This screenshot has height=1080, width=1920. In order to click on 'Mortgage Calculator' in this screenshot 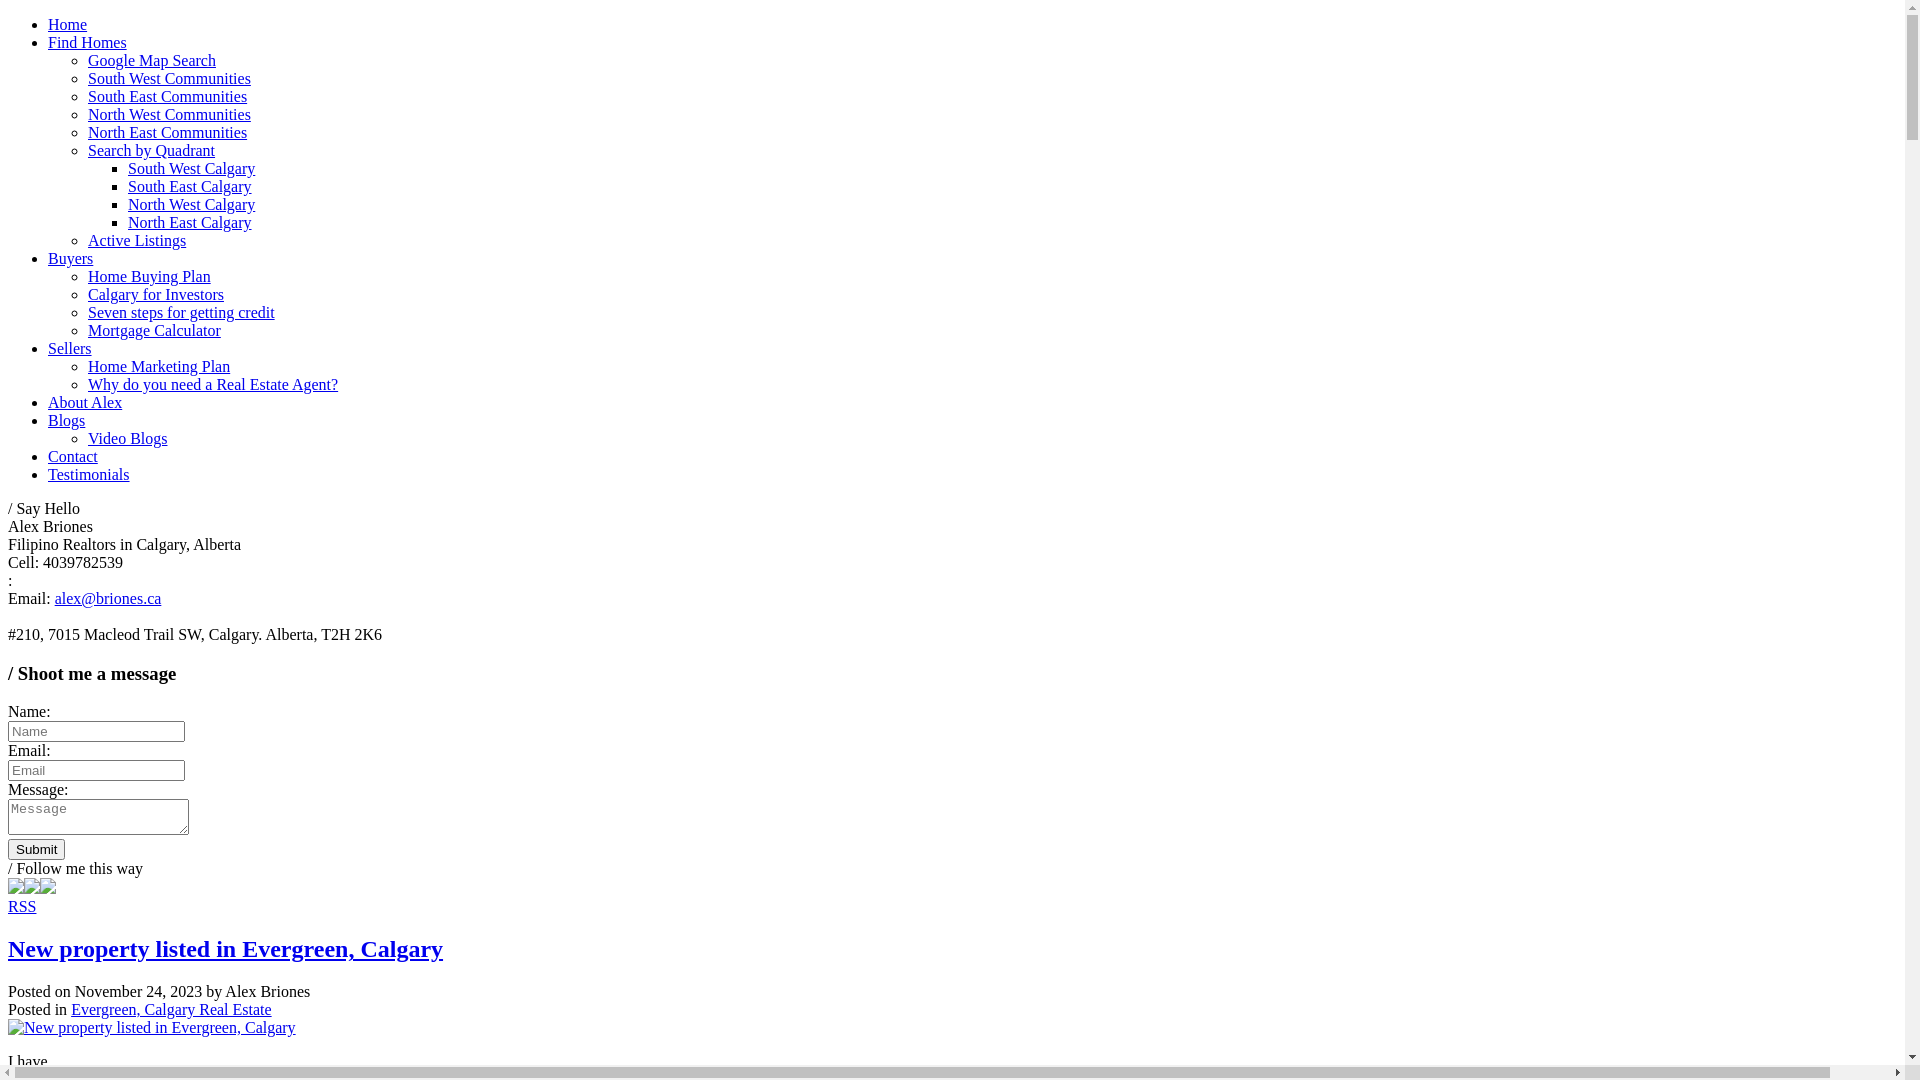, I will do `click(153, 329)`.